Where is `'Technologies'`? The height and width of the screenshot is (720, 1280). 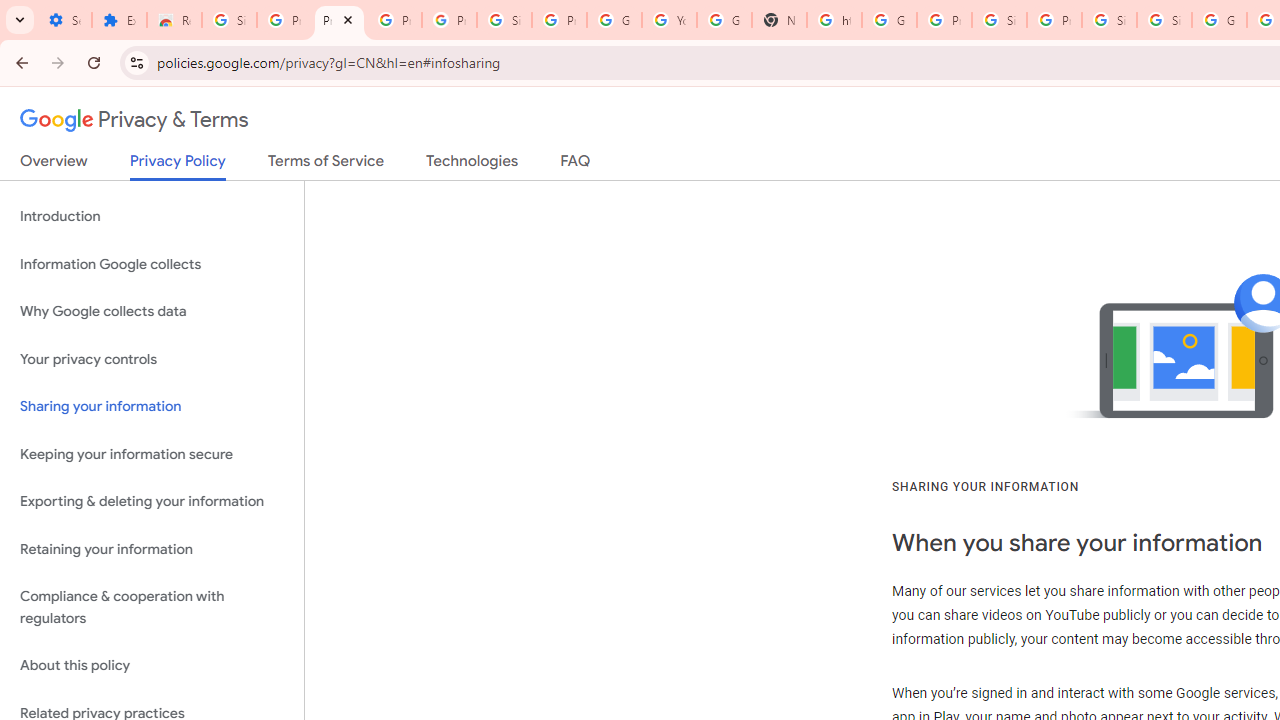
'Technologies' is located at coordinates (471, 164).